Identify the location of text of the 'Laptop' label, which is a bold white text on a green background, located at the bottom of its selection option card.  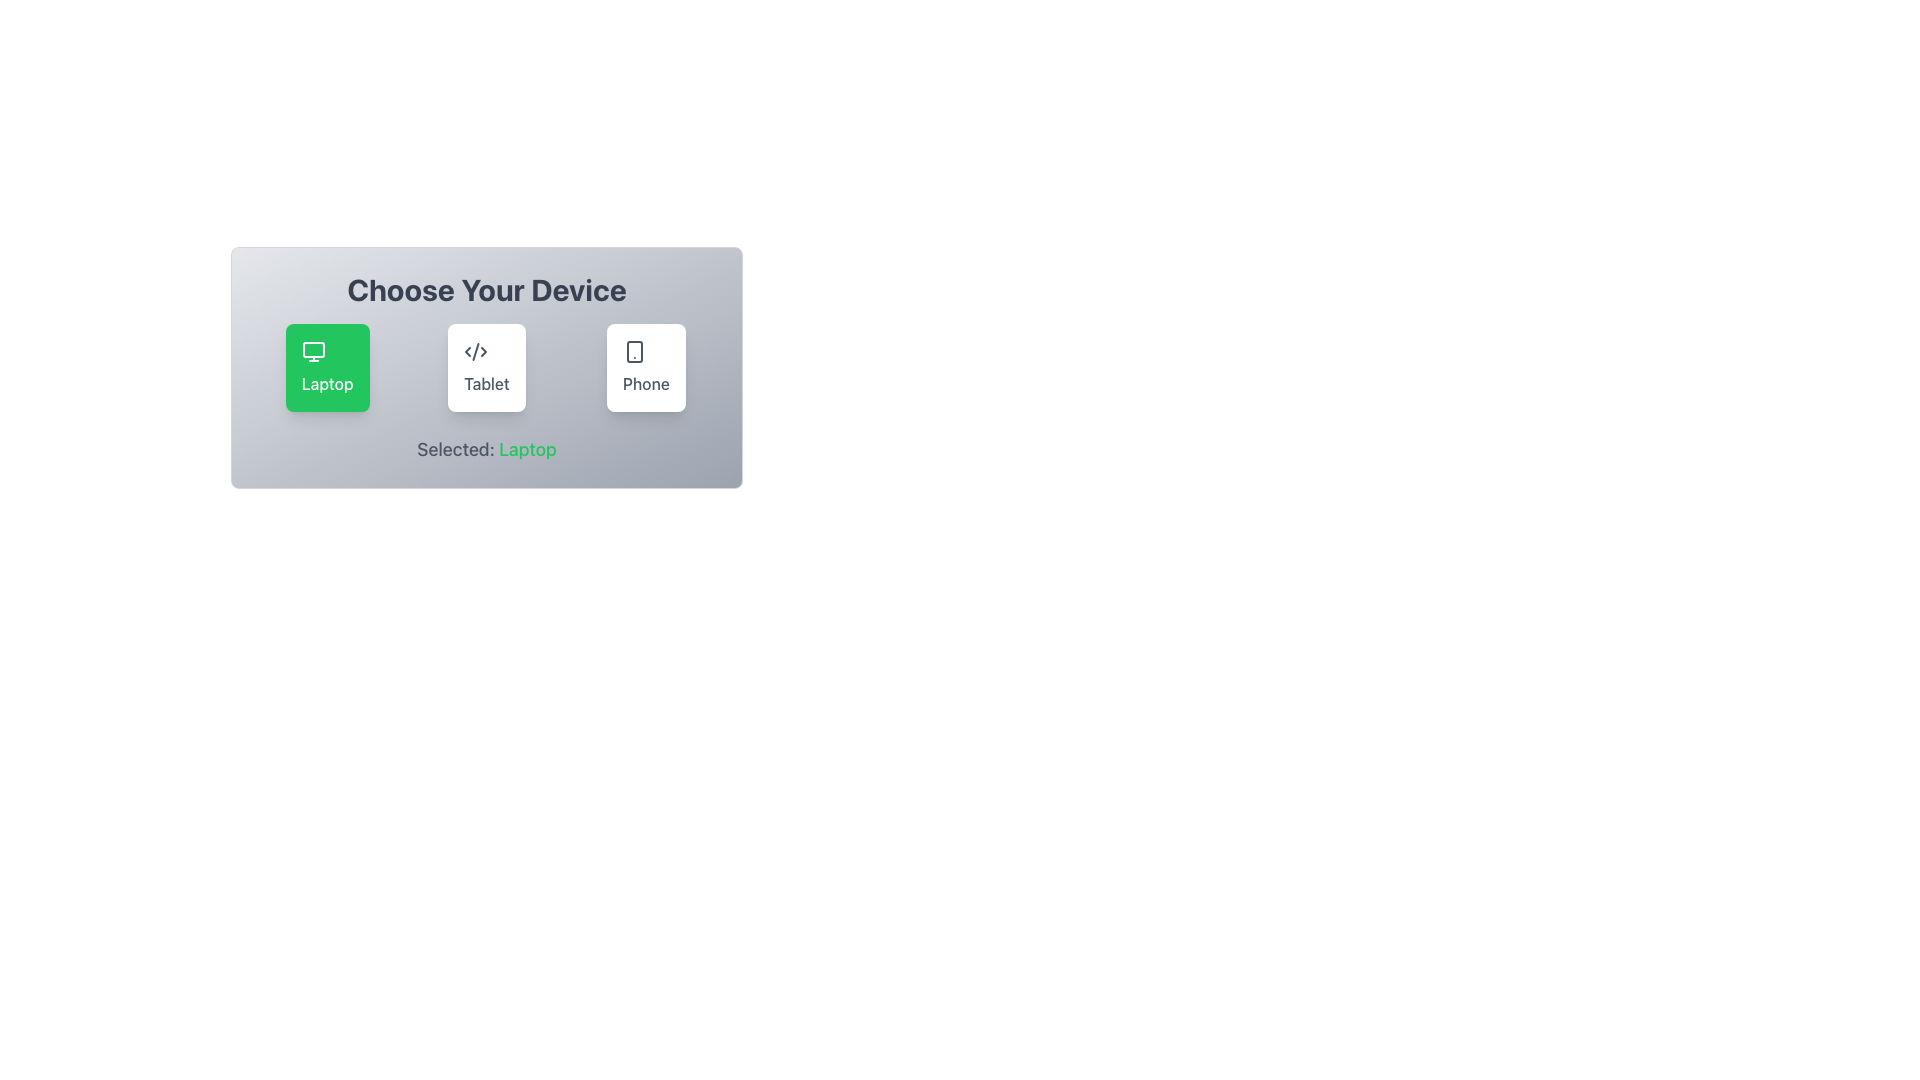
(327, 384).